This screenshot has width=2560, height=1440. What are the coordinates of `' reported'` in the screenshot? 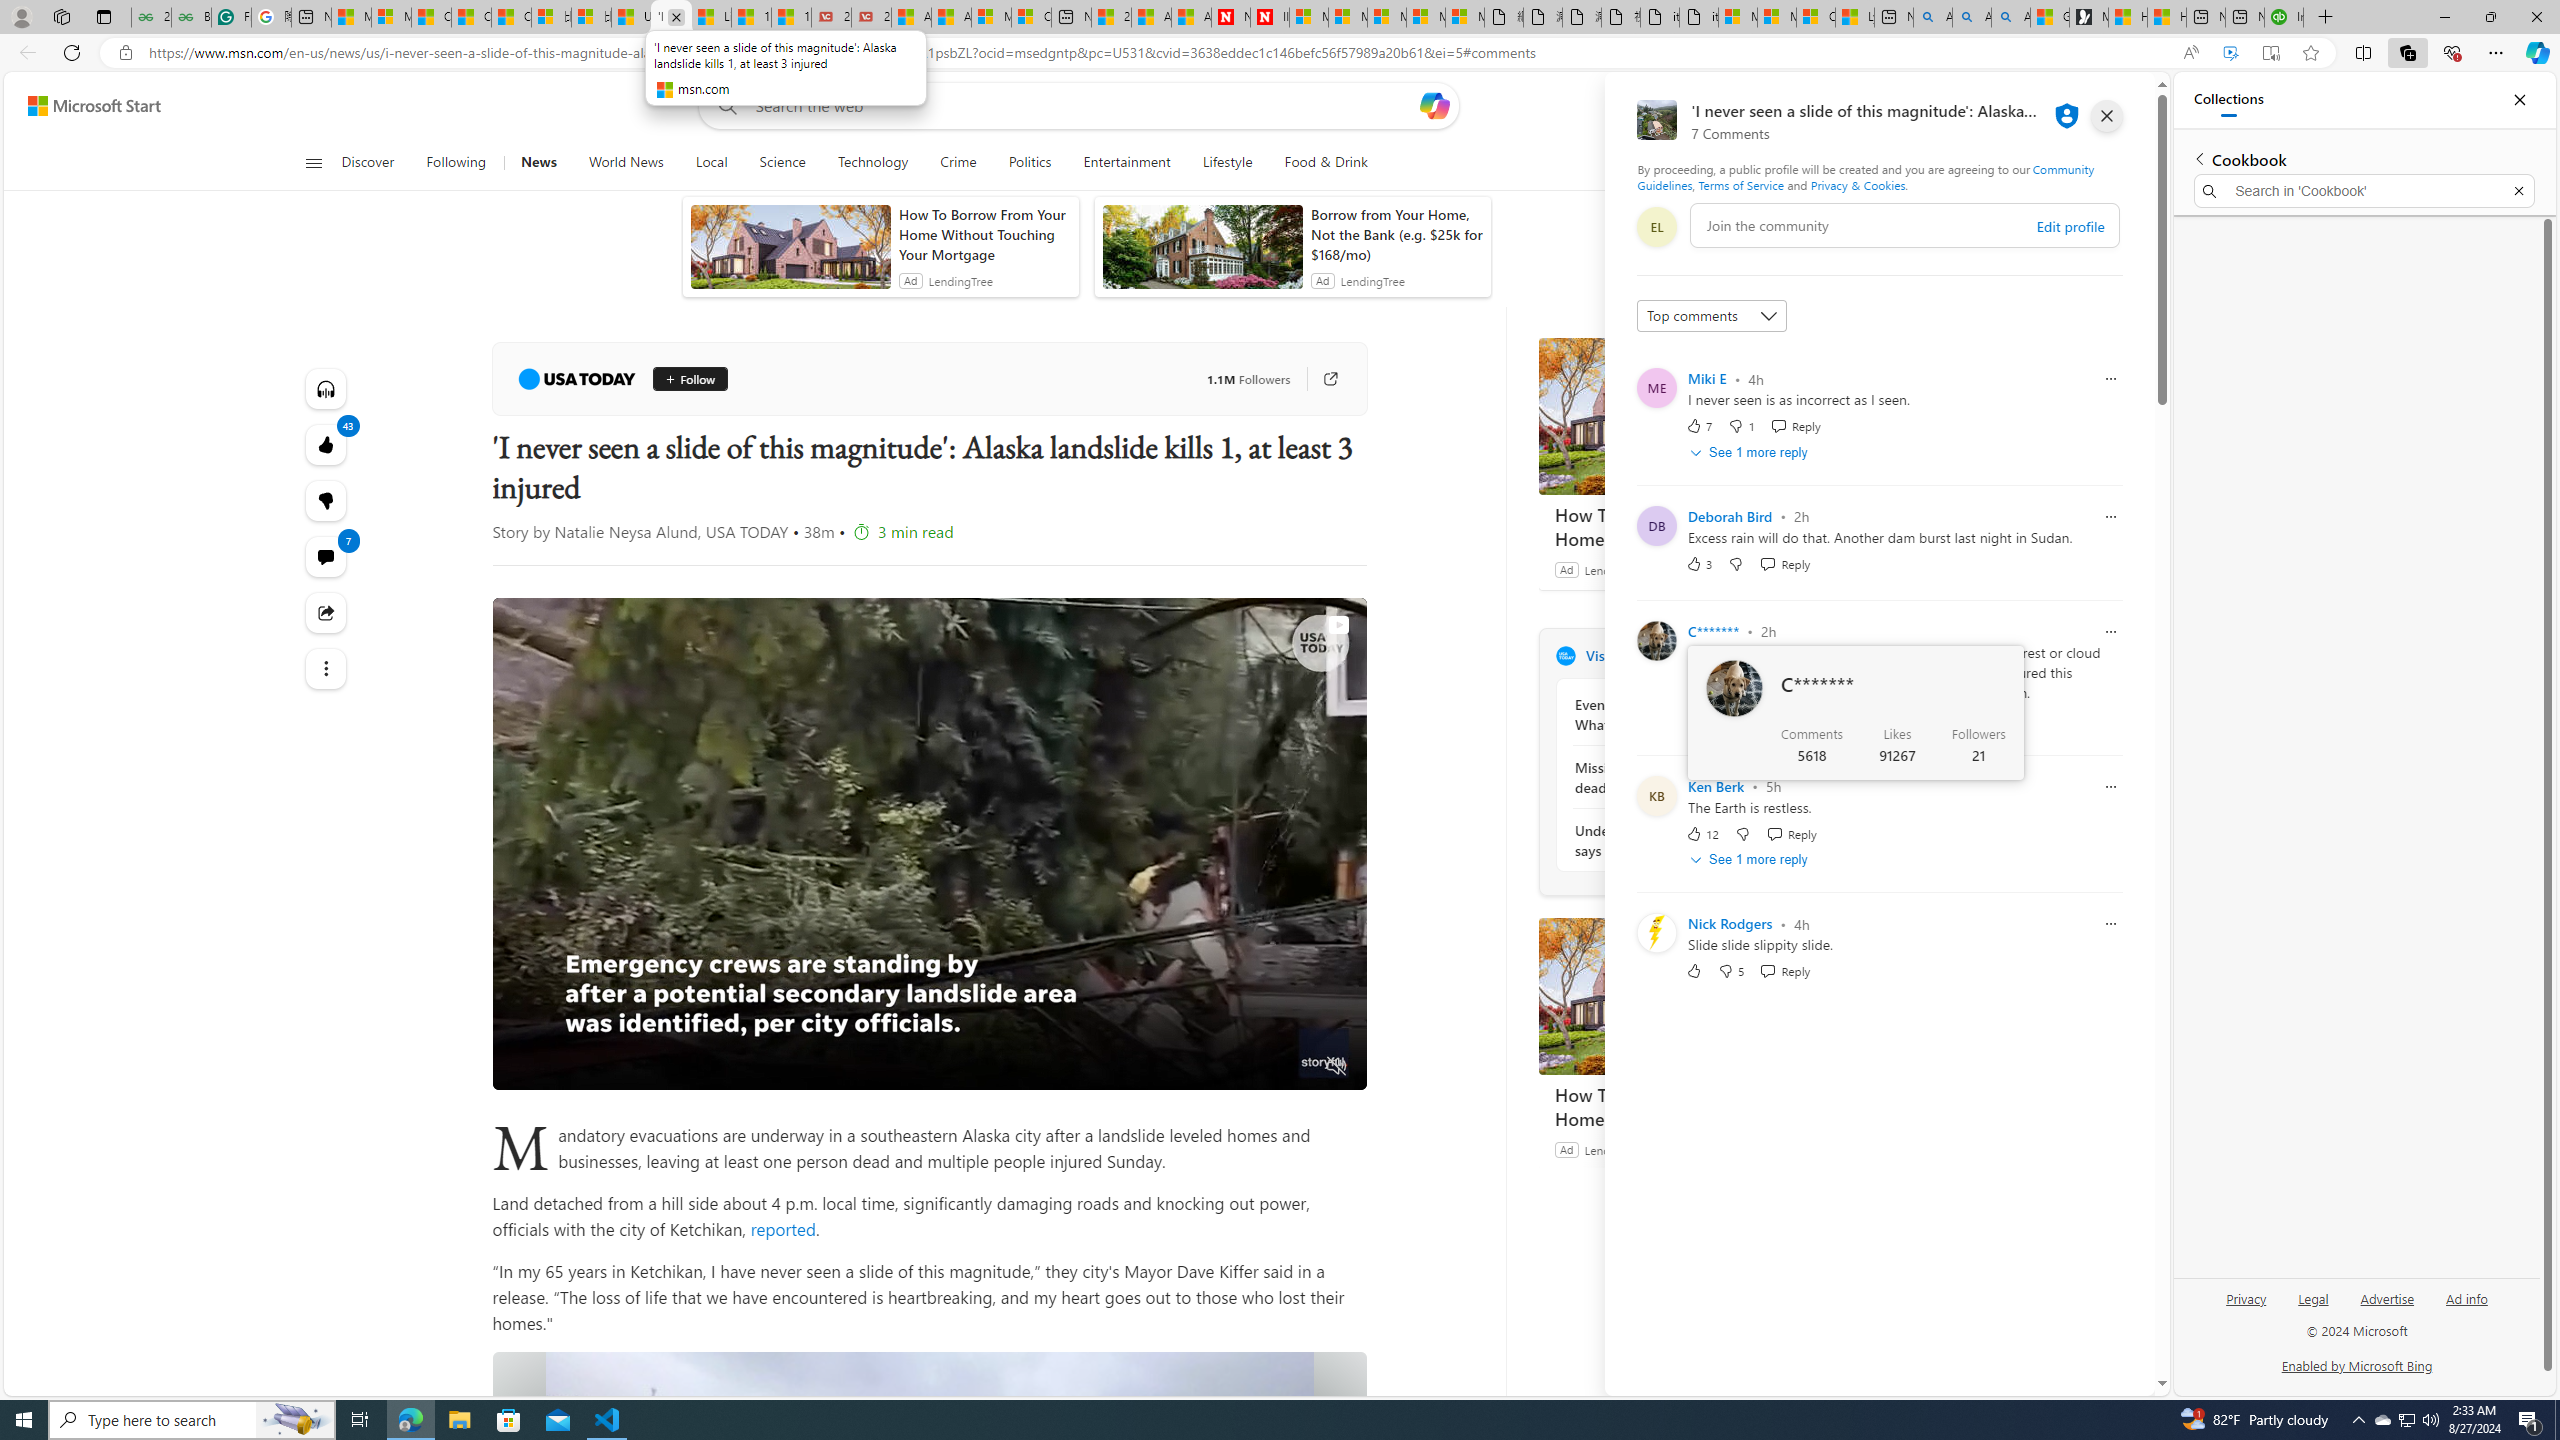 It's located at (779, 1228).